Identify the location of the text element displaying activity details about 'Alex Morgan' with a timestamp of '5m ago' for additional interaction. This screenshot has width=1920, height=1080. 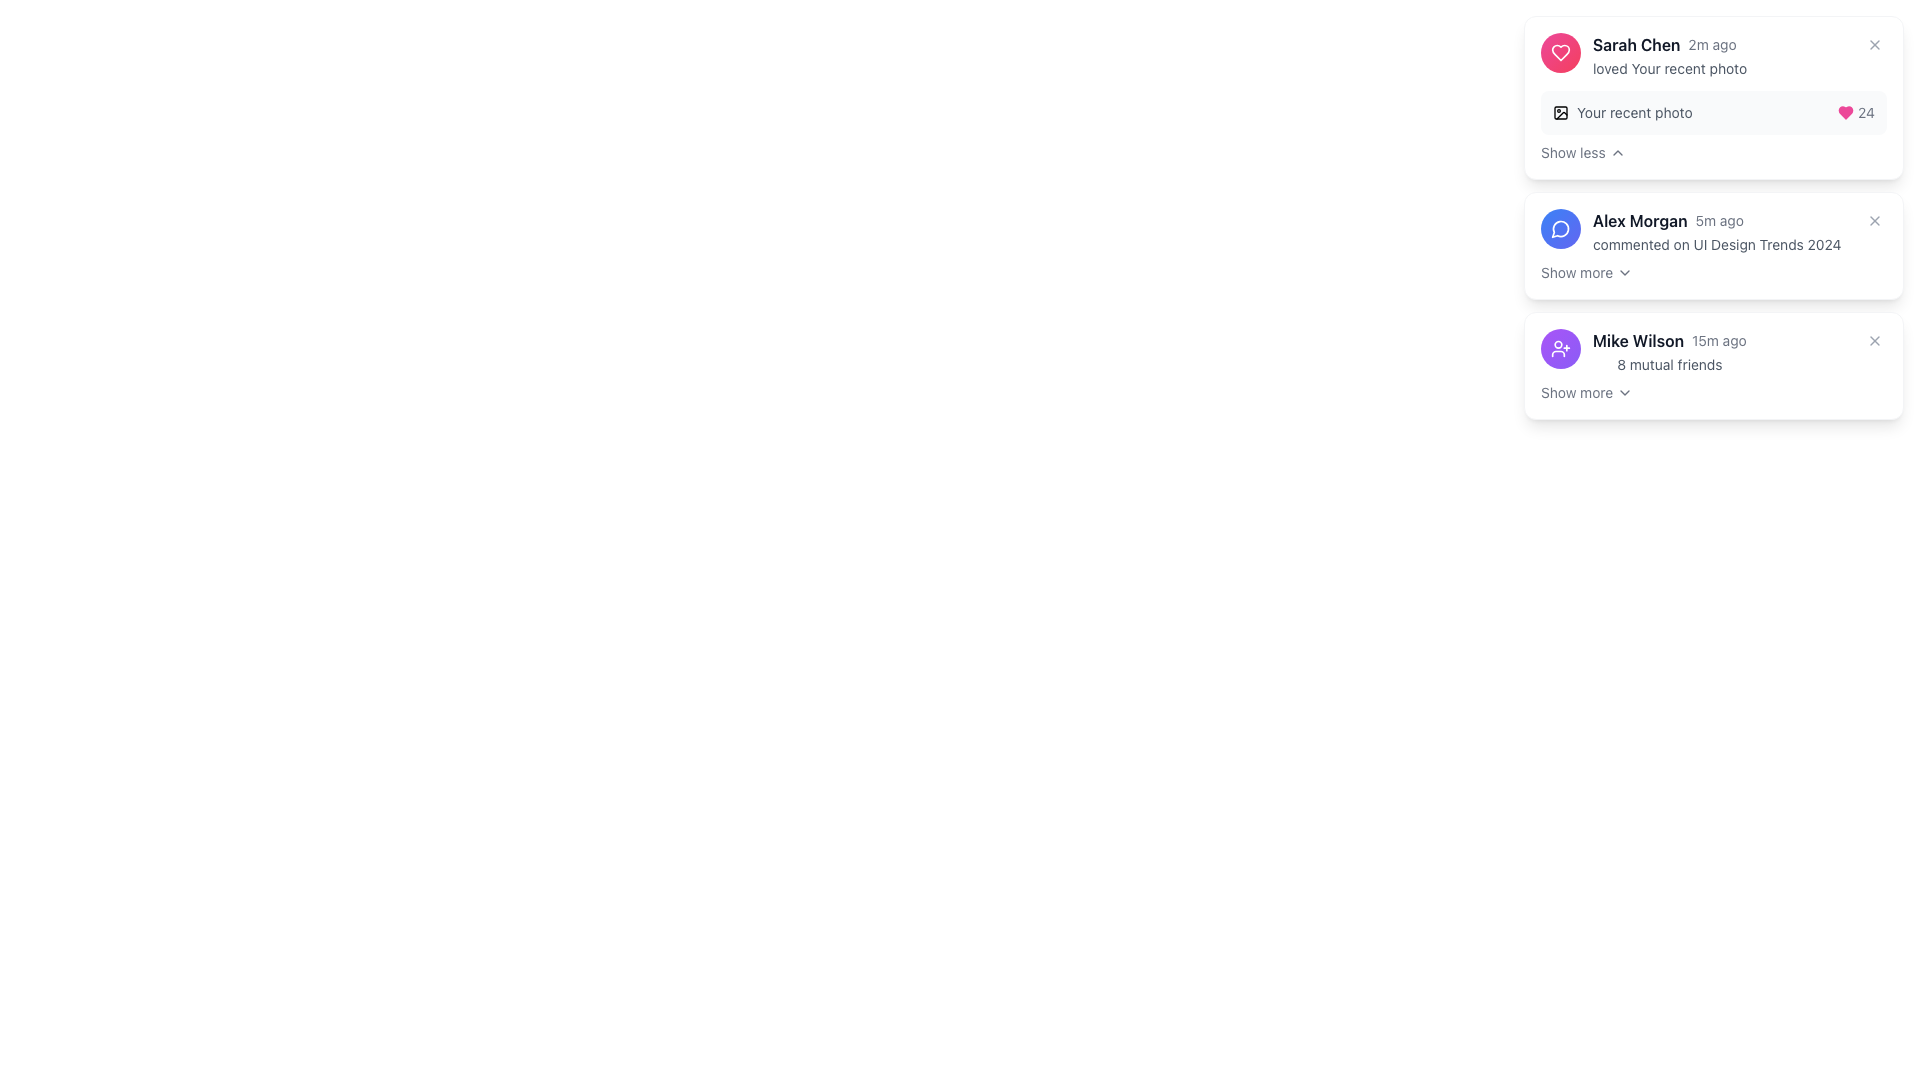
(1716, 220).